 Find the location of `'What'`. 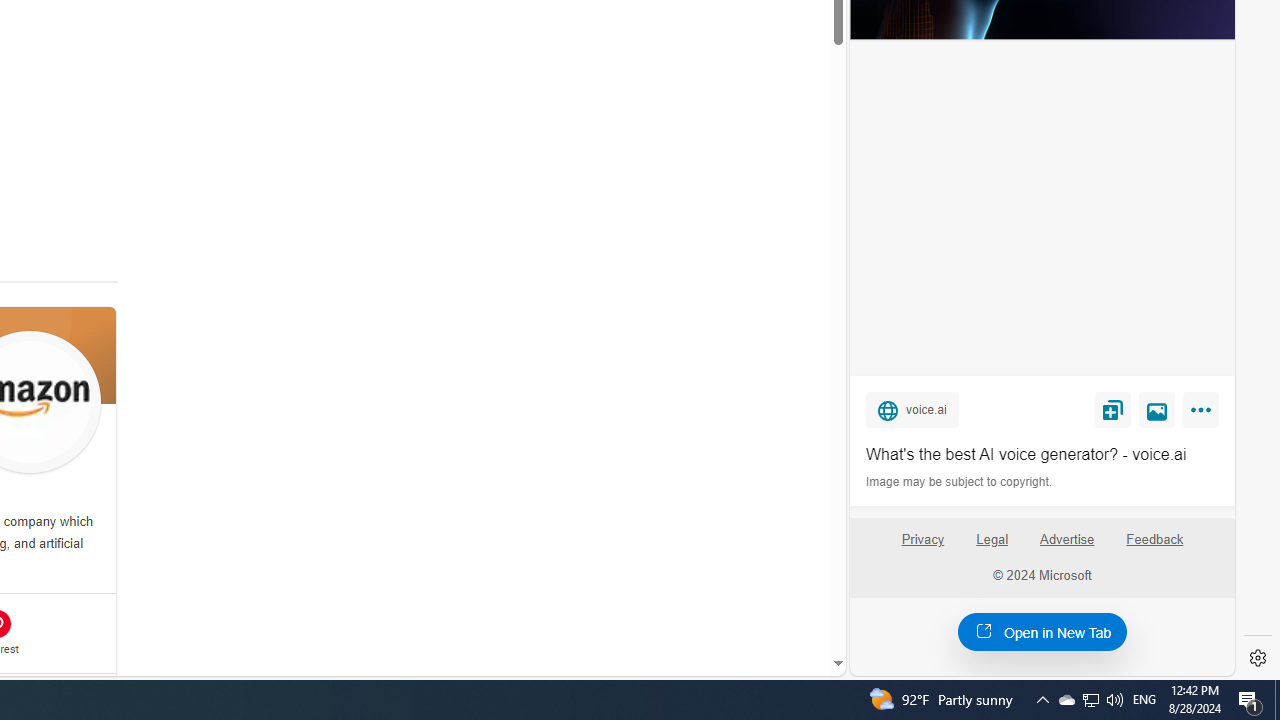

'What' is located at coordinates (1041, 455).